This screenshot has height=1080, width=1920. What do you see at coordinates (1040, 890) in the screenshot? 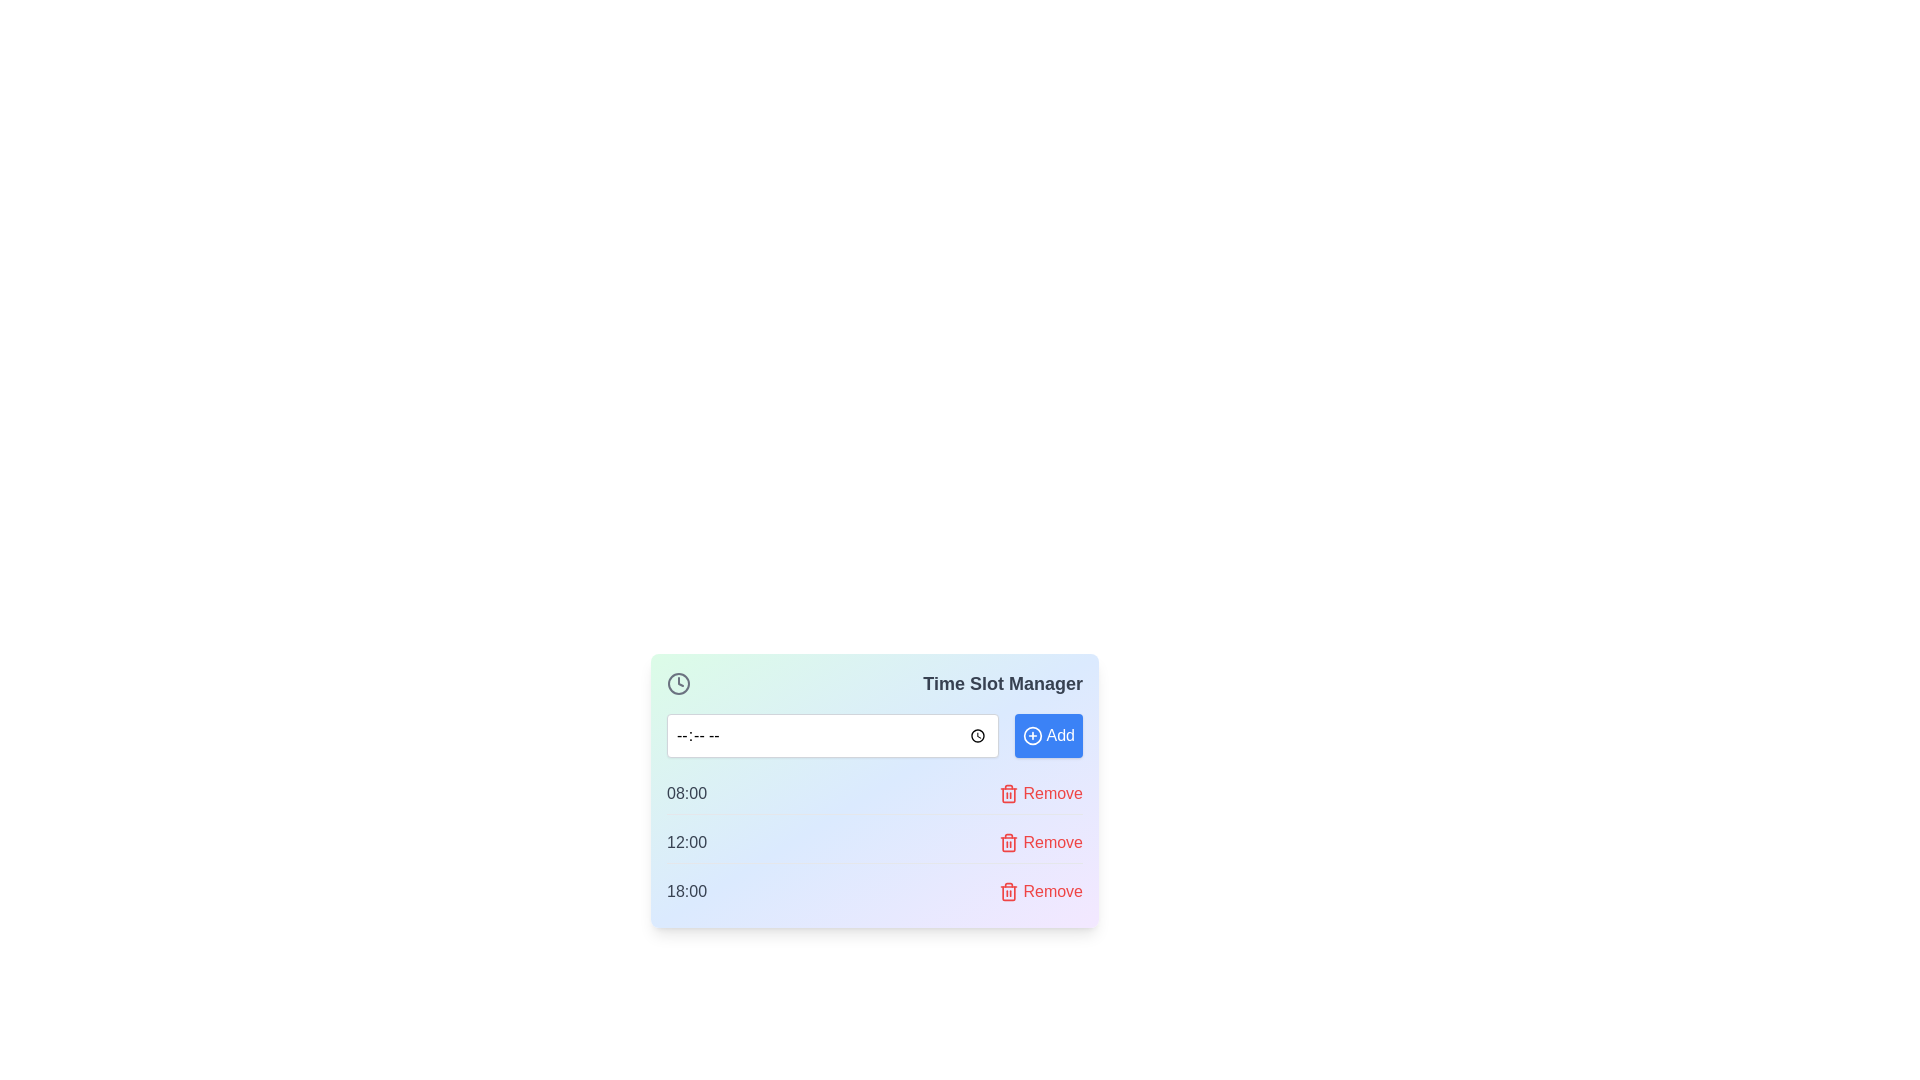
I see `the clickable red label with the text 'Remove' and a trash can icon` at bounding box center [1040, 890].